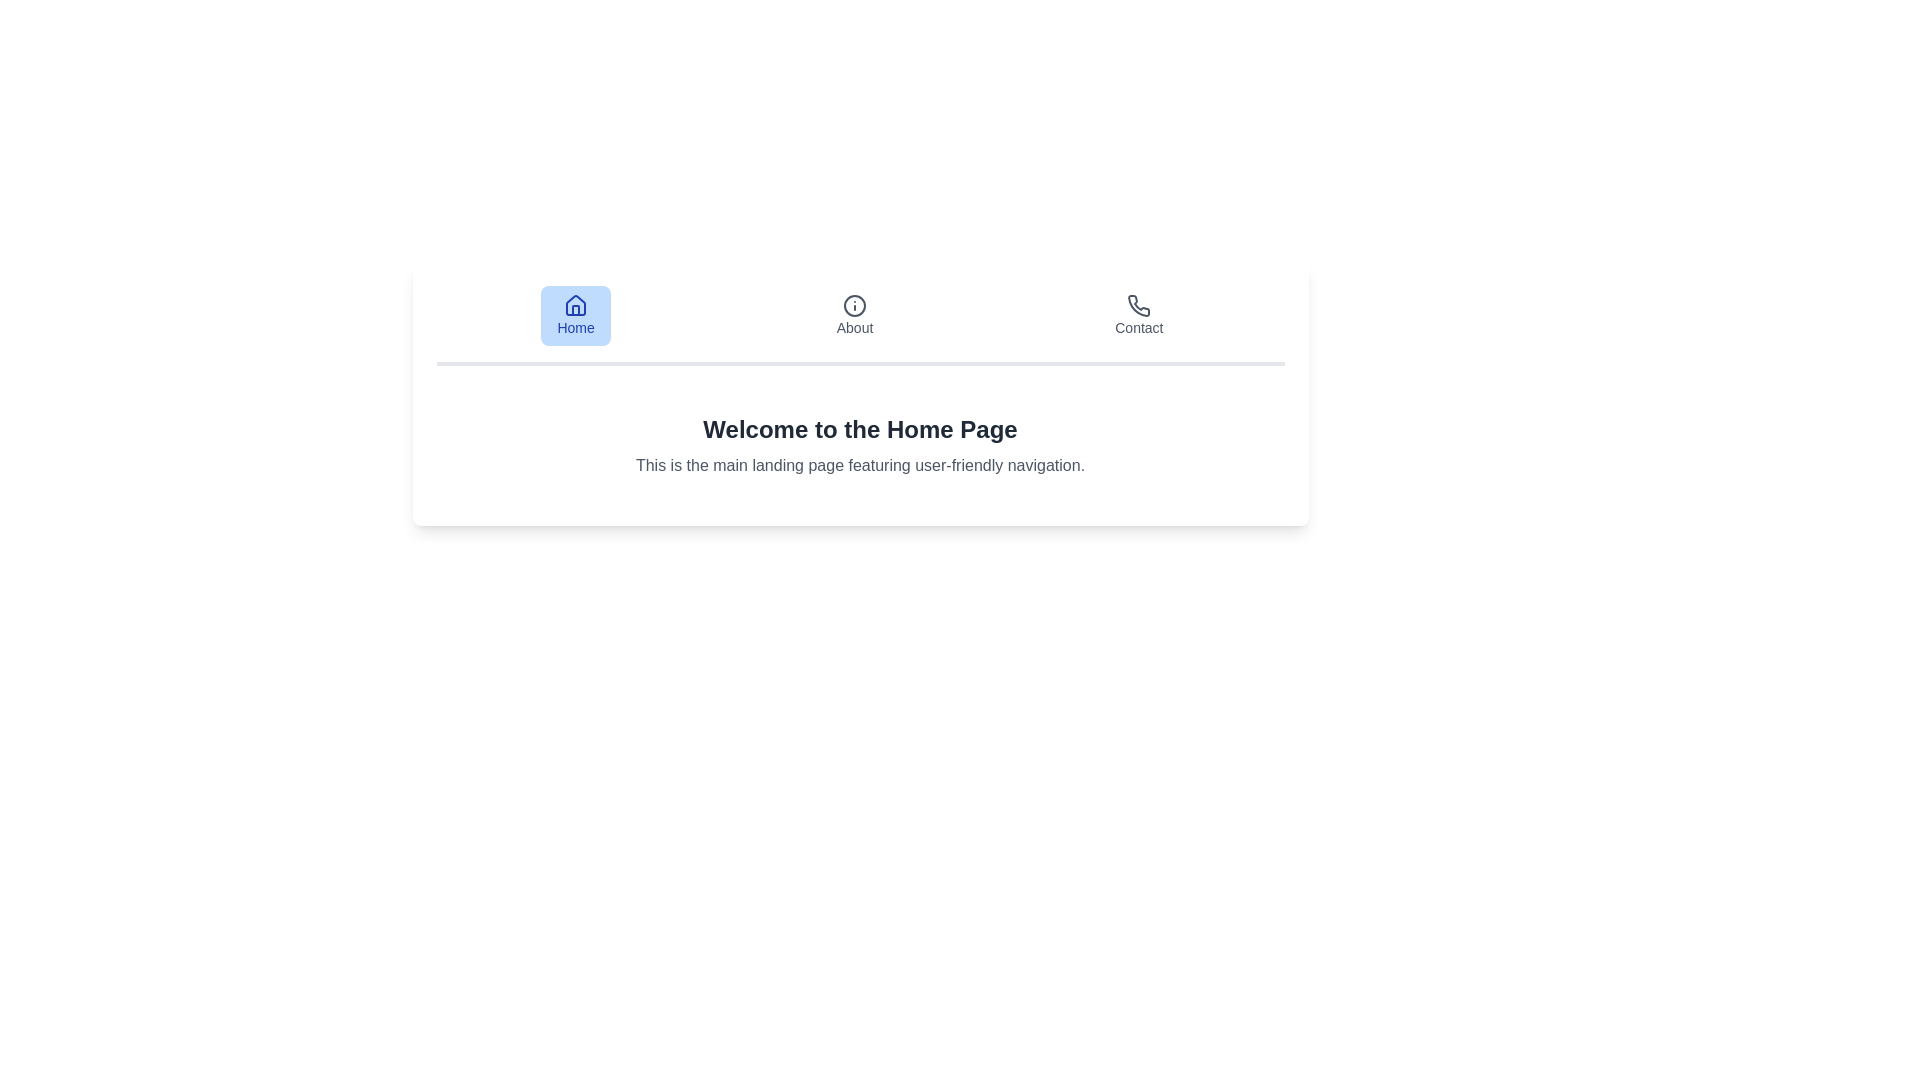  I want to click on the Contact tab to observe its style change, so click(1139, 315).